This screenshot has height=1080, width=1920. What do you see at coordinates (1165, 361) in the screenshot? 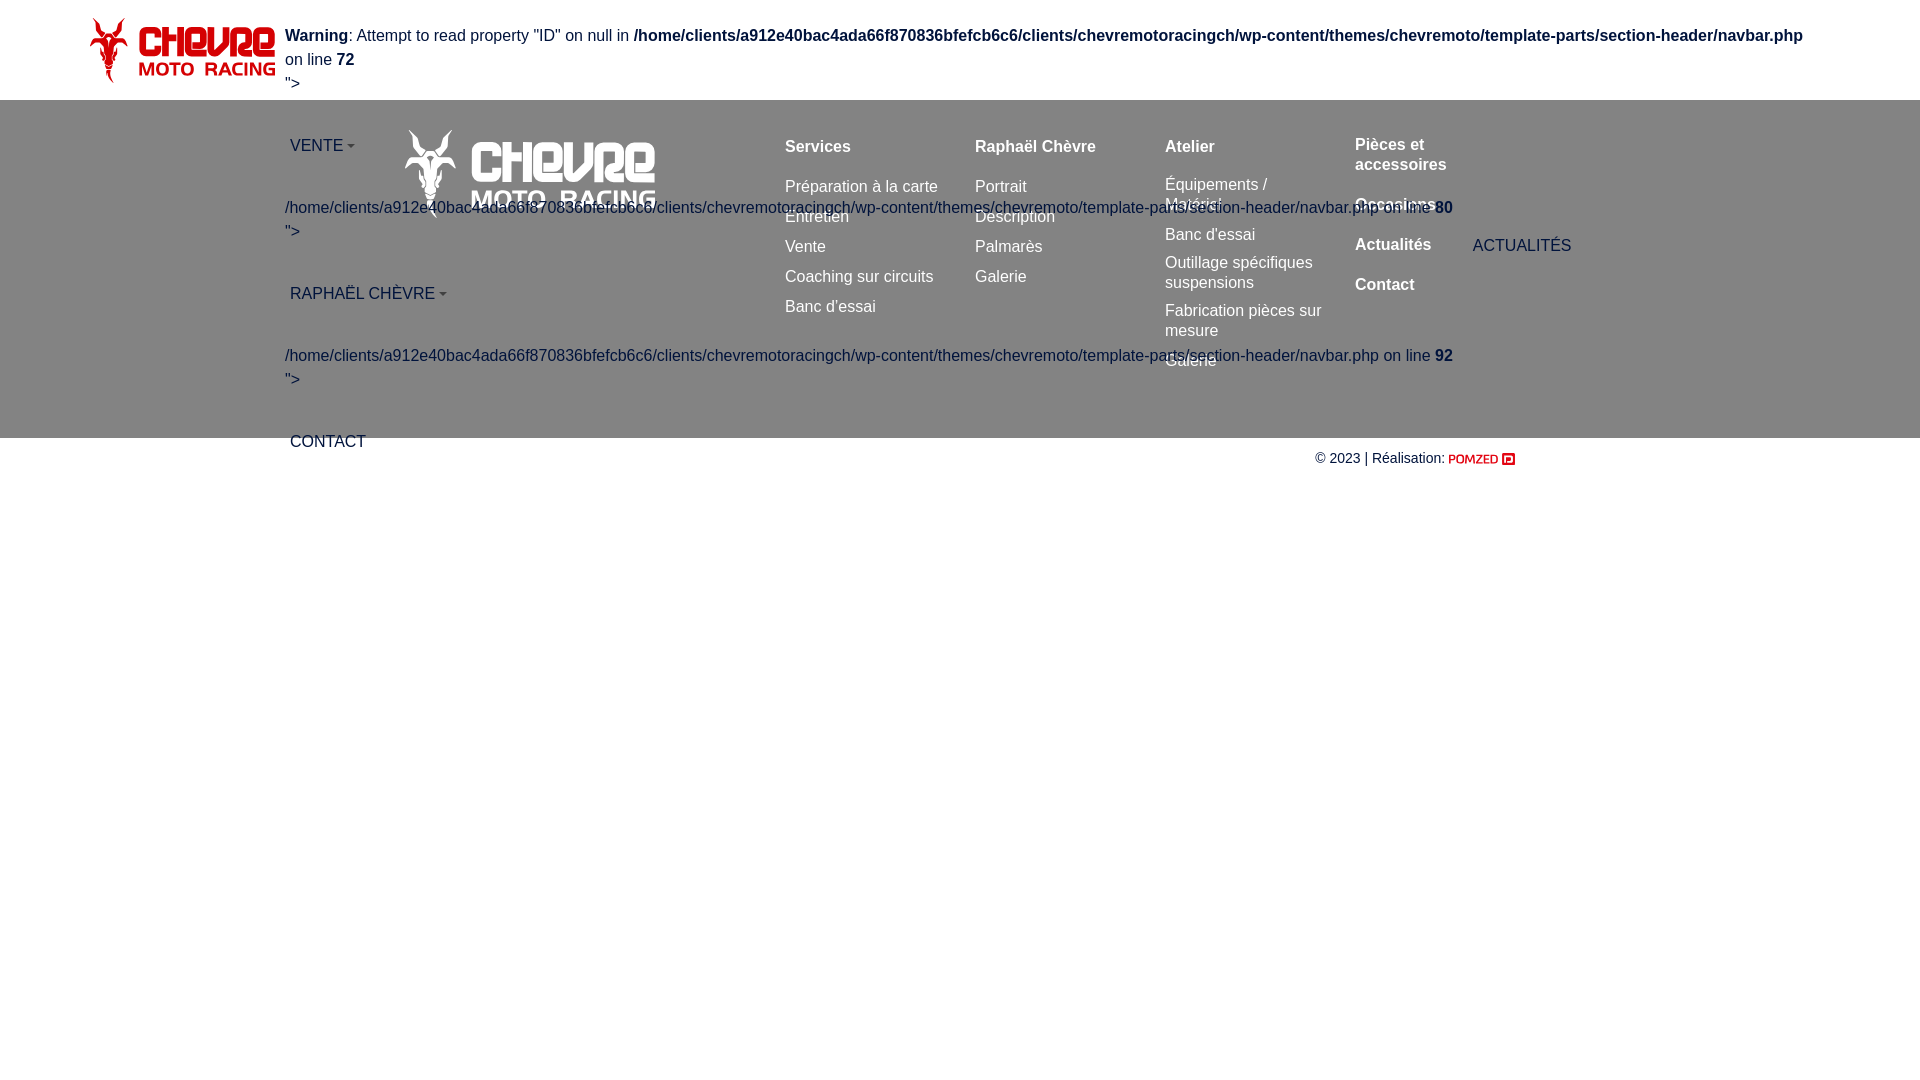
I see `'Galerie'` at bounding box center [1165, 361].